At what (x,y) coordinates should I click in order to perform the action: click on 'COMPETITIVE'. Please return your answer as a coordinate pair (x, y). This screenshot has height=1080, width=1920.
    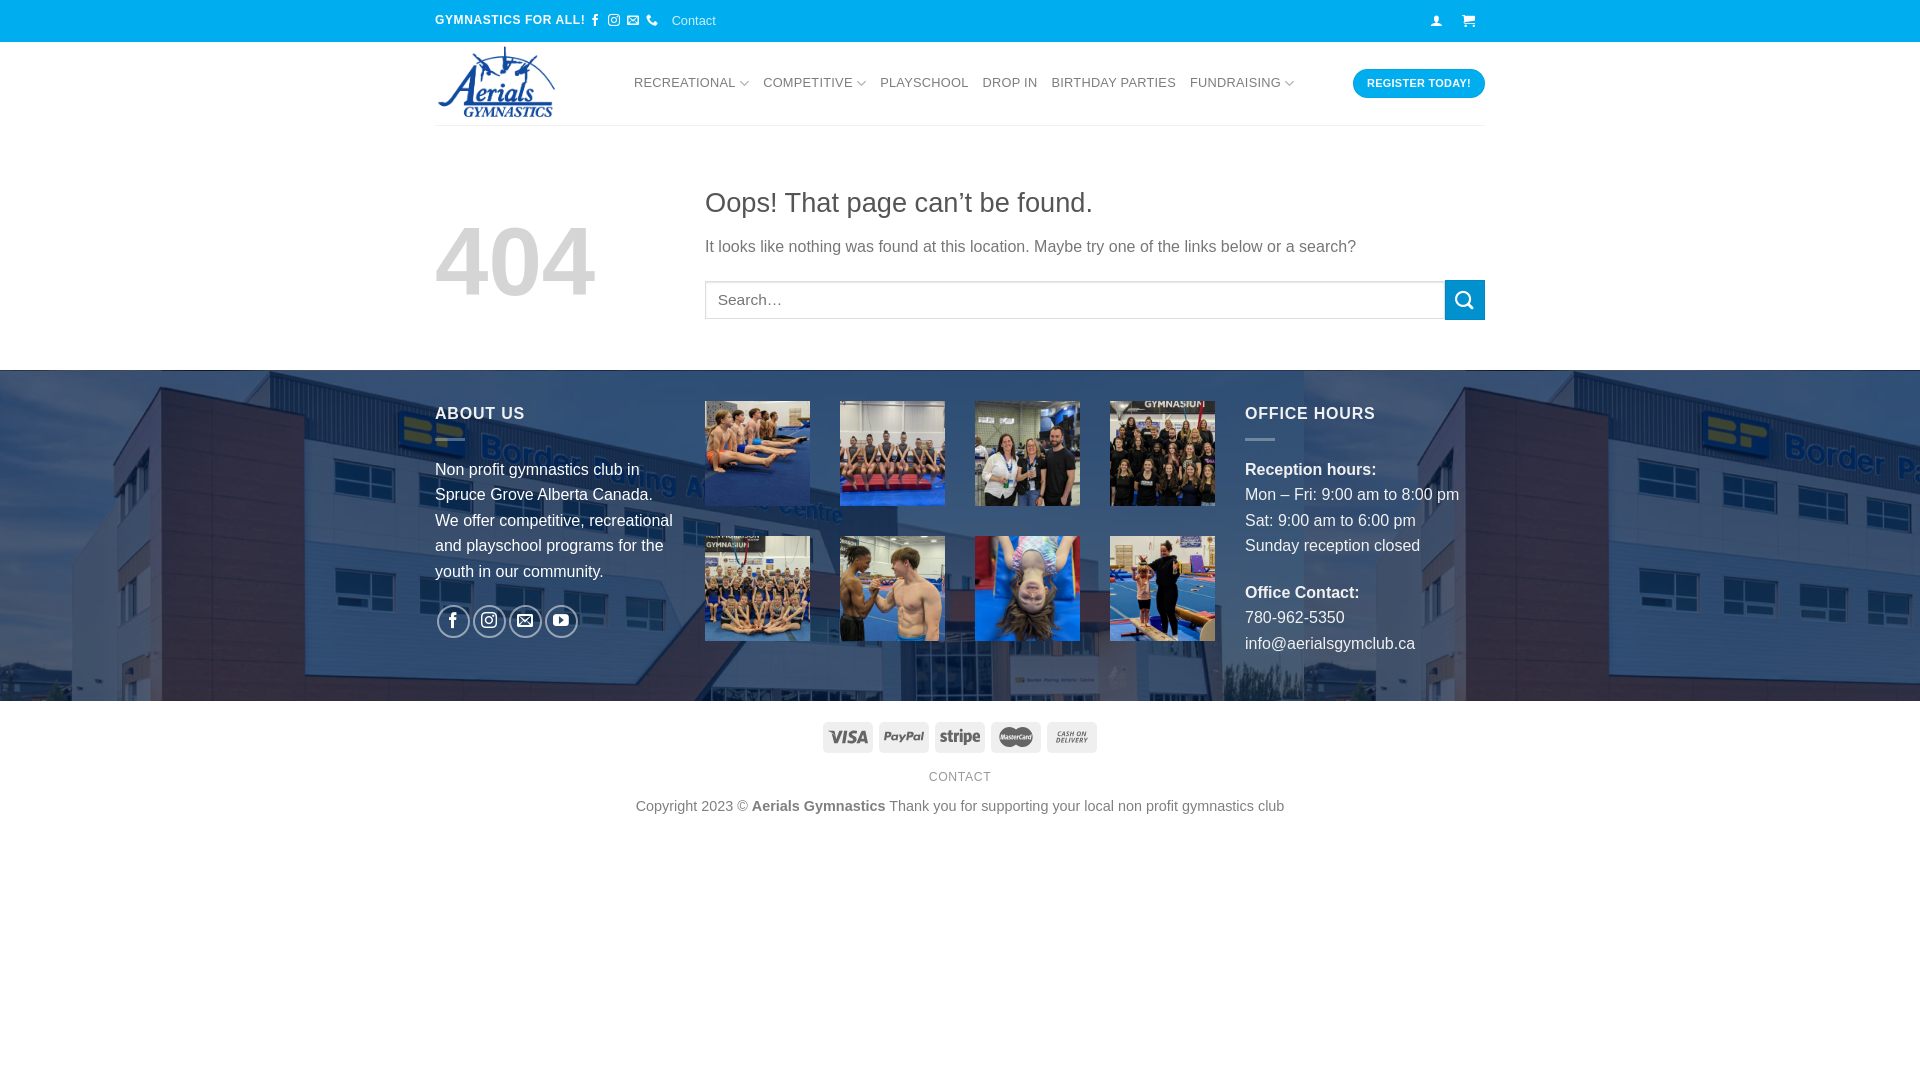
    Looking at the image, I should click on (762, 82).